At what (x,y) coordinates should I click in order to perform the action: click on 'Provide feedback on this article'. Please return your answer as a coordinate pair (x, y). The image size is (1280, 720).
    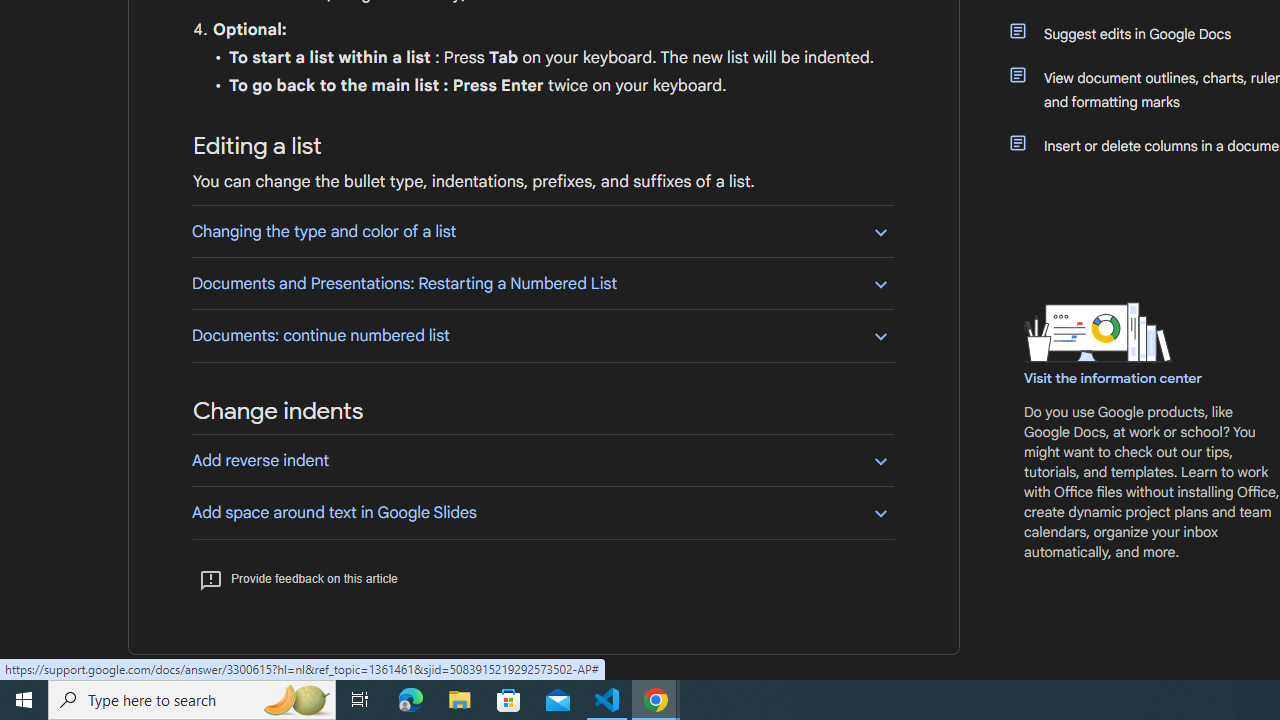
    Looking at the image, I should click on (297, 578).